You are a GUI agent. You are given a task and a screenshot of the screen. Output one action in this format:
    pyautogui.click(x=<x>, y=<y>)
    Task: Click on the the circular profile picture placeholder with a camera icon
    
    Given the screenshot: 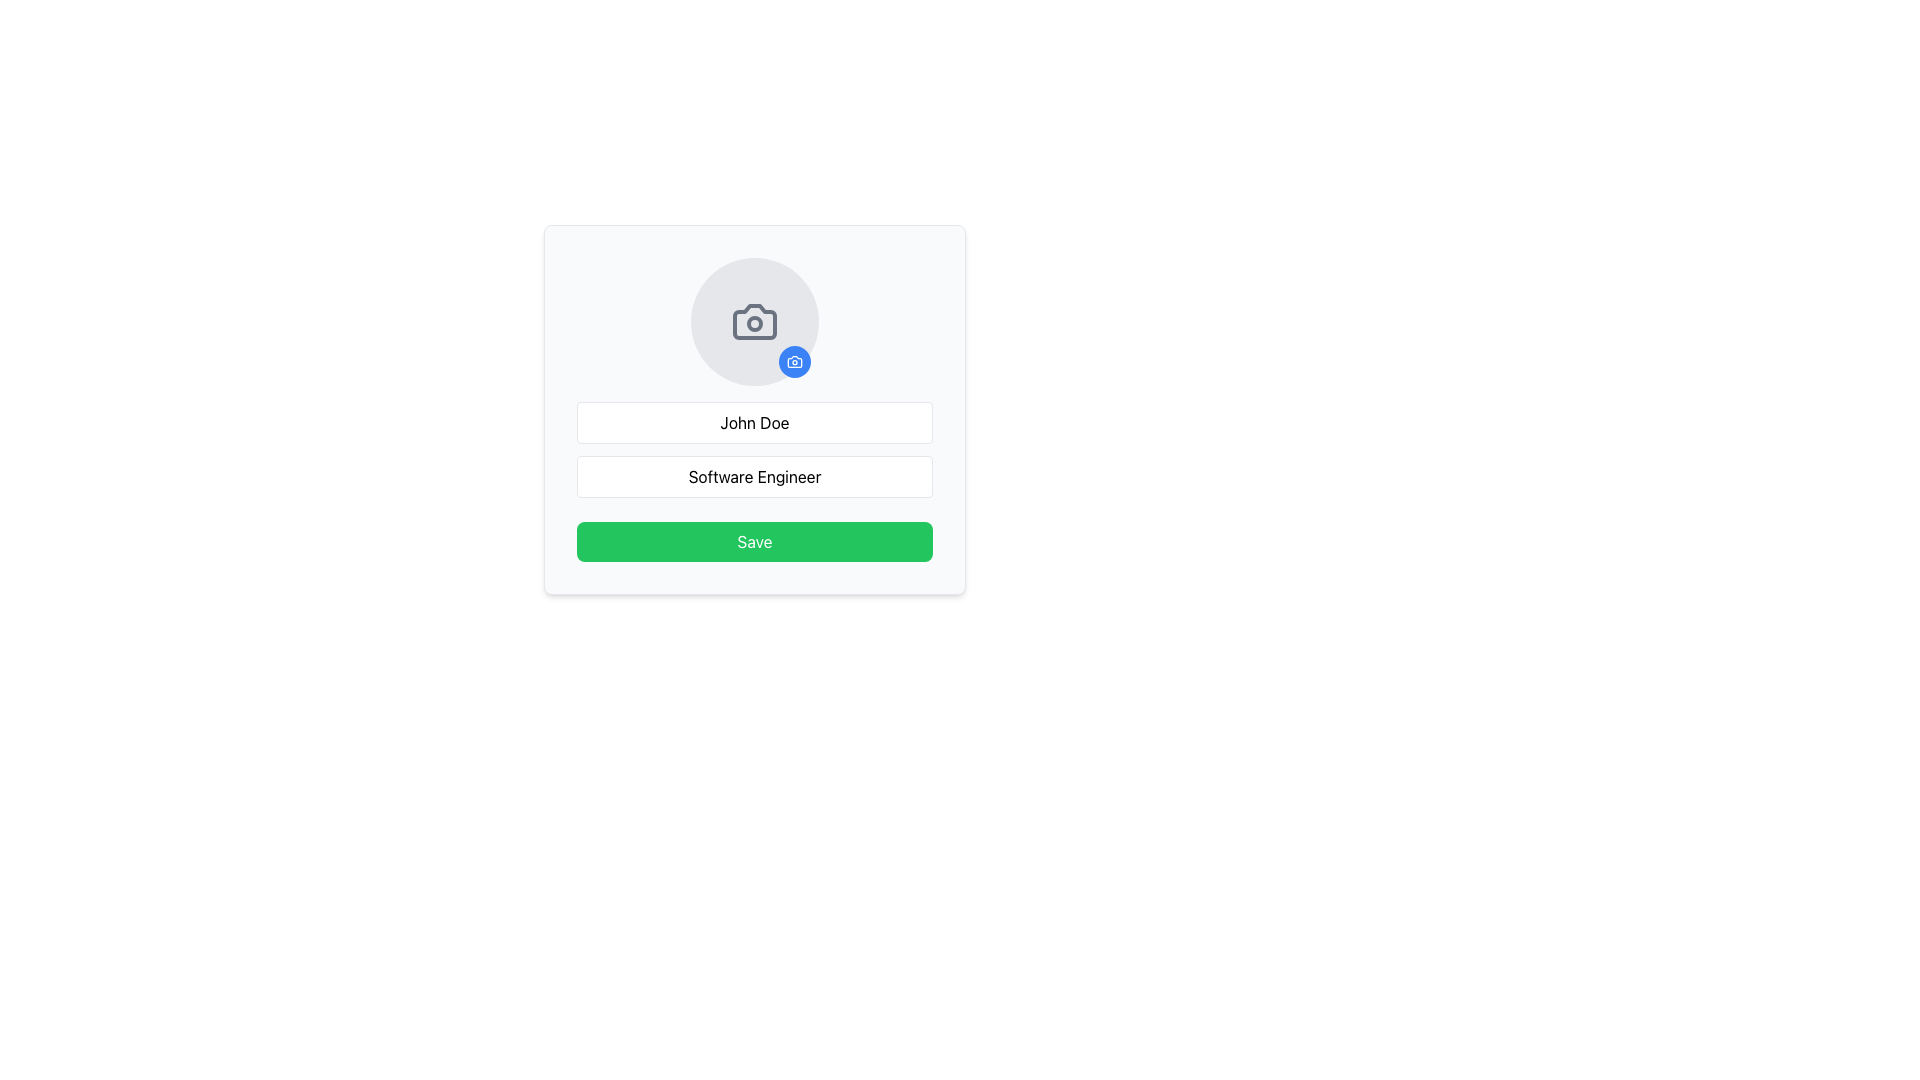 What is the action you would take?
    pyautogui.click(x=753, y=320)
    